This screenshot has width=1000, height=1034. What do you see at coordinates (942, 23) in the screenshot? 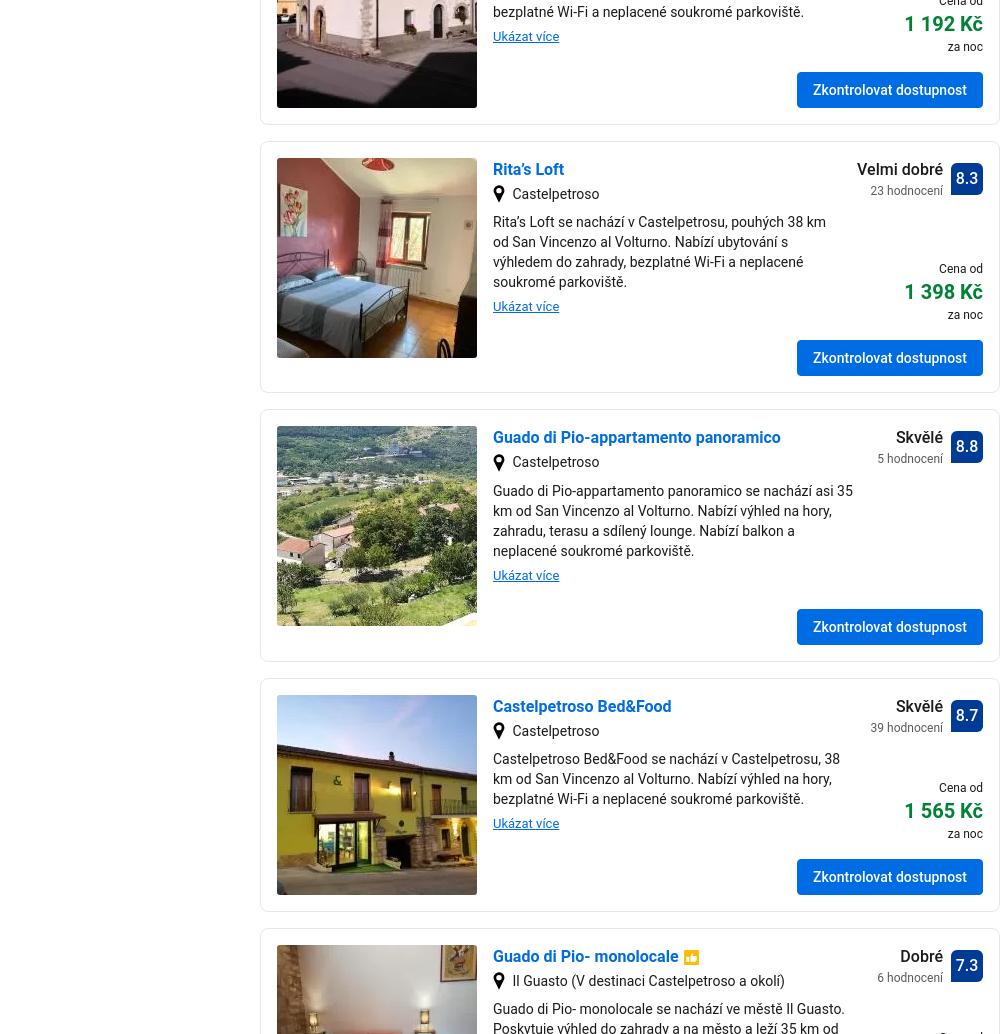
I see `'1 192 Kč'` at bounding box center [942, 23].